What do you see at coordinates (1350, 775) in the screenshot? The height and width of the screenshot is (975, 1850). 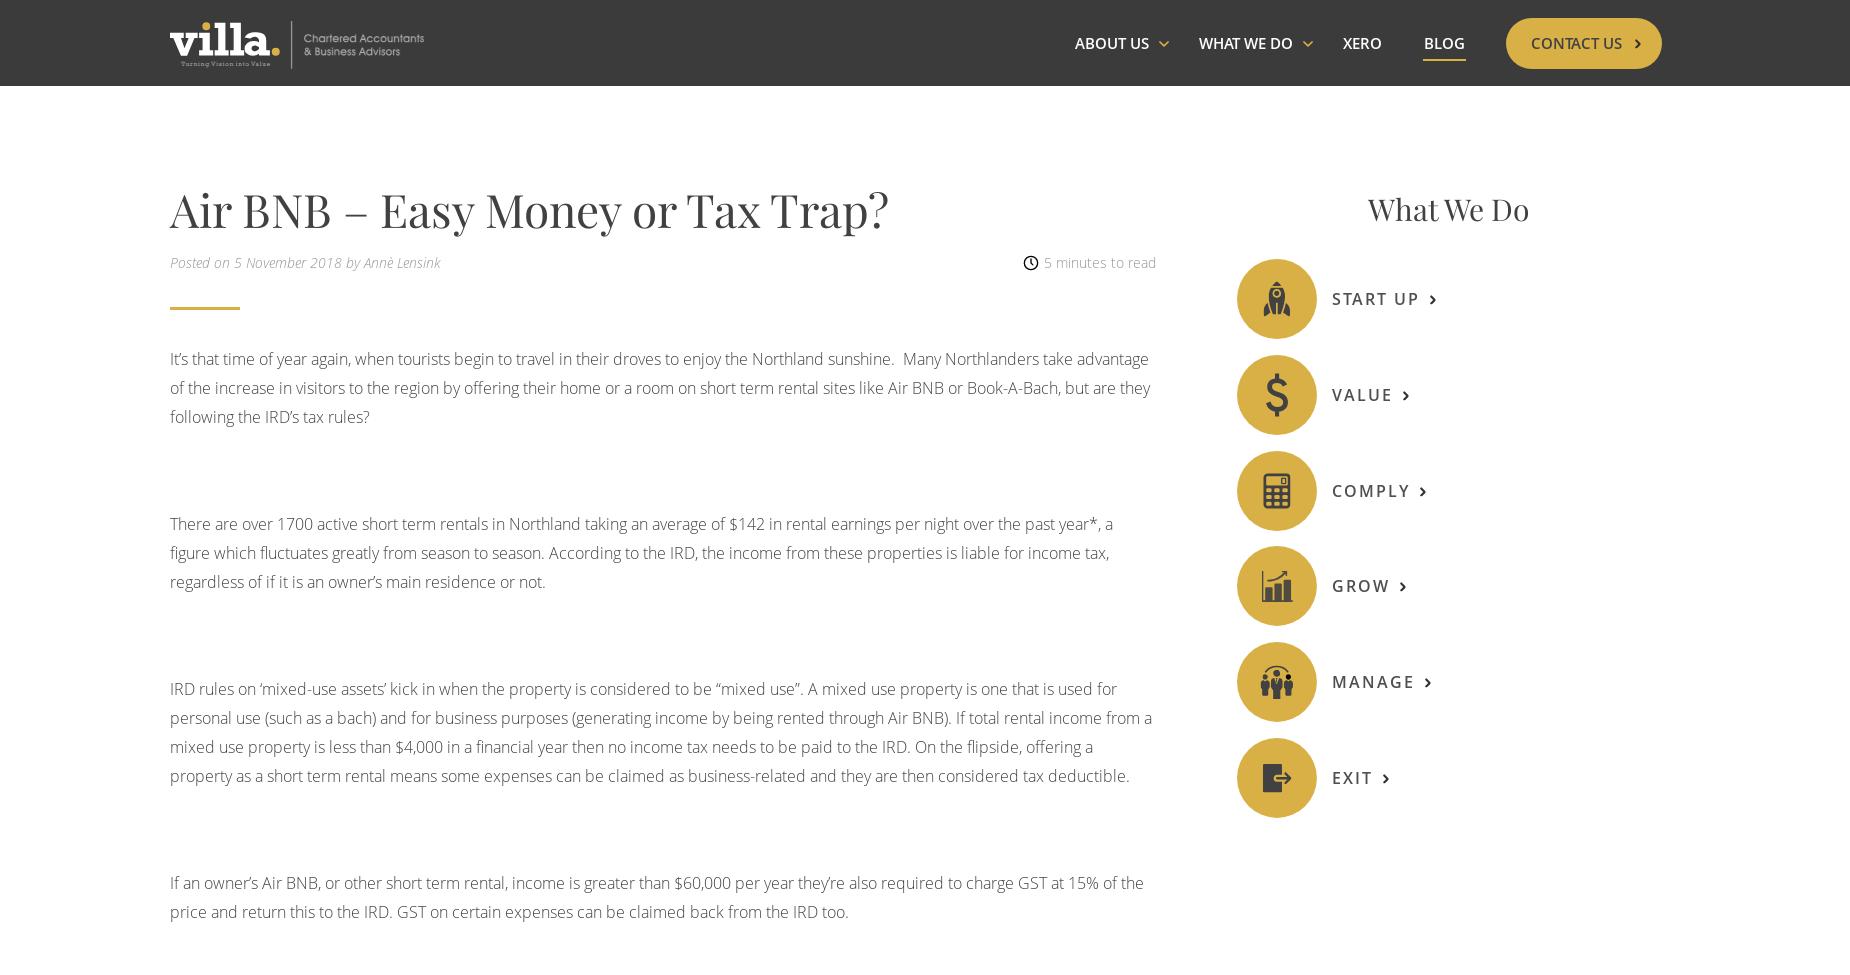 I see `'Exit'` at bounding box center [1350, 775].